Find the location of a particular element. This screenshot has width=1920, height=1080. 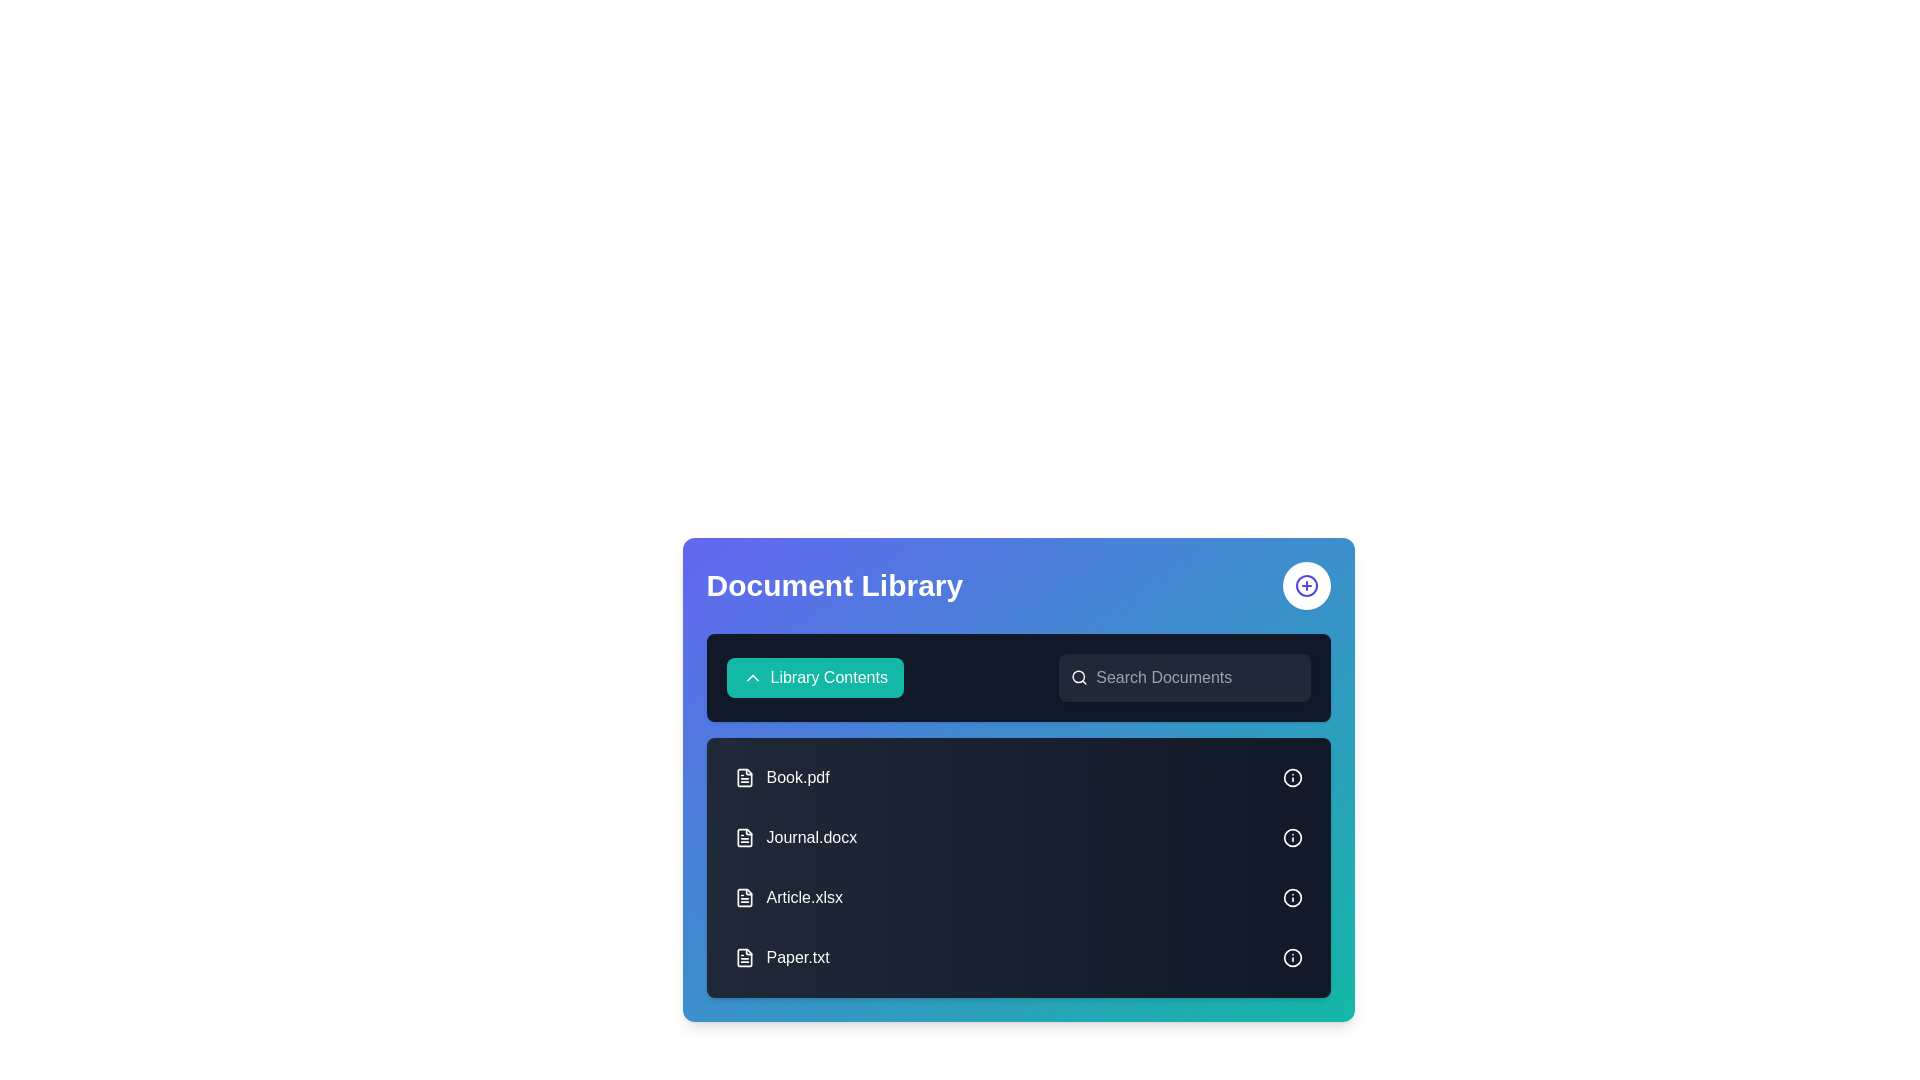

the button located at the top-right corner of the 'Document Library' section is located at coordinates (1306, 585).